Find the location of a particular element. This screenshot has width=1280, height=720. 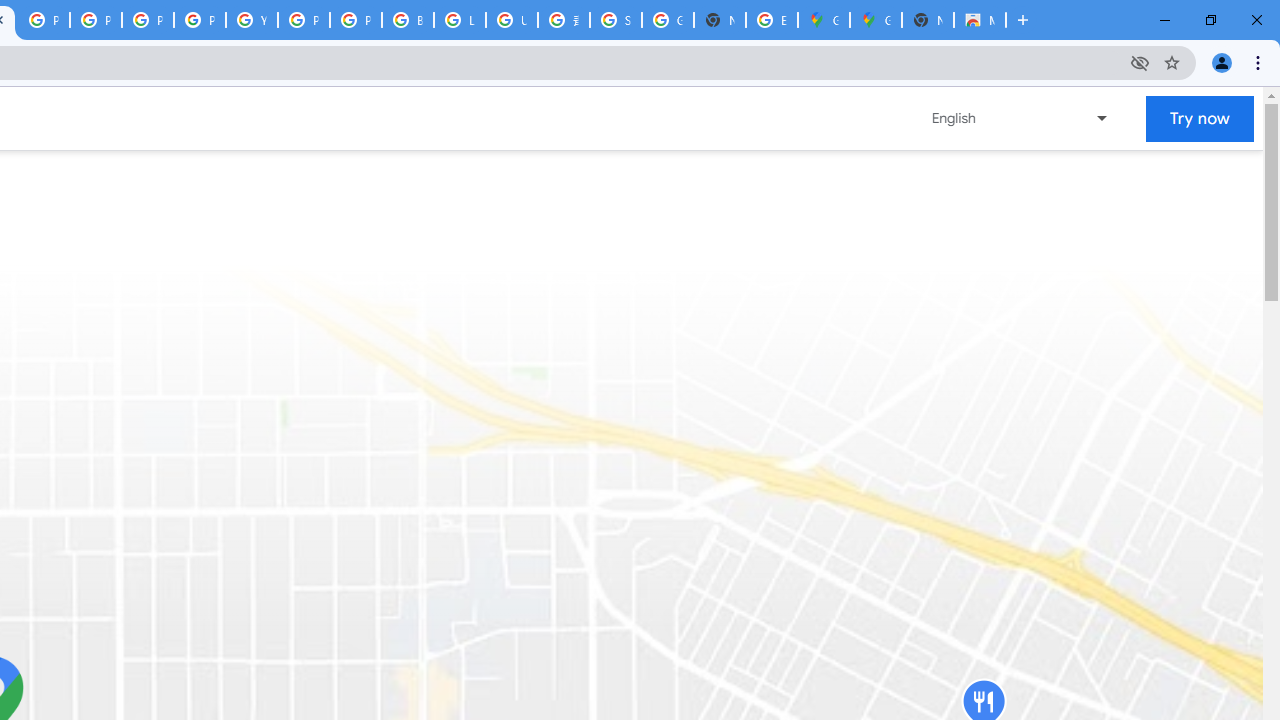

'Google Maps' is located at coordinates (823, 20).